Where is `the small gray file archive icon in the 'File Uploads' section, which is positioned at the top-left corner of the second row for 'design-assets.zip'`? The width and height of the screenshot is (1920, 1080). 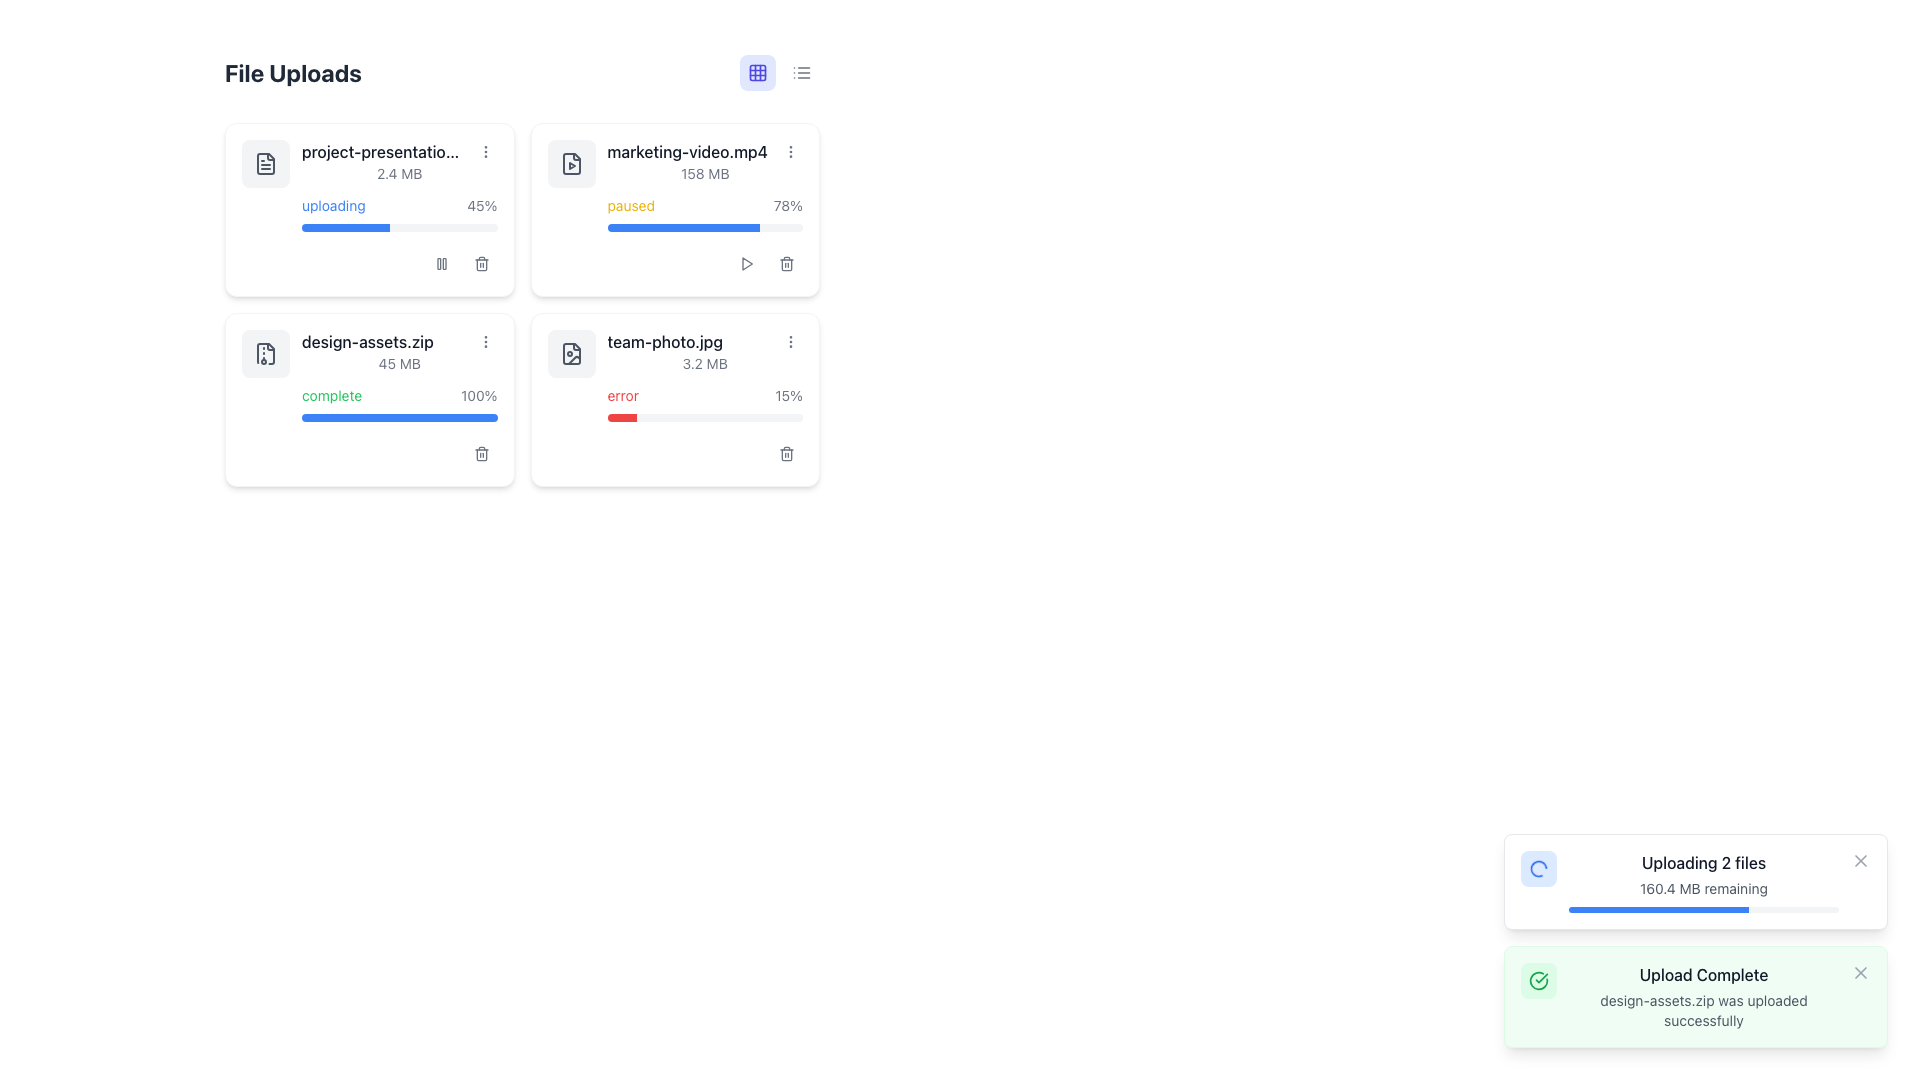 the small gray file archive icon in the 'File Uploads' section, which is positioned at the top-left corner of the second row for 'design-assets.zip' is located at coordinates (264, 353).